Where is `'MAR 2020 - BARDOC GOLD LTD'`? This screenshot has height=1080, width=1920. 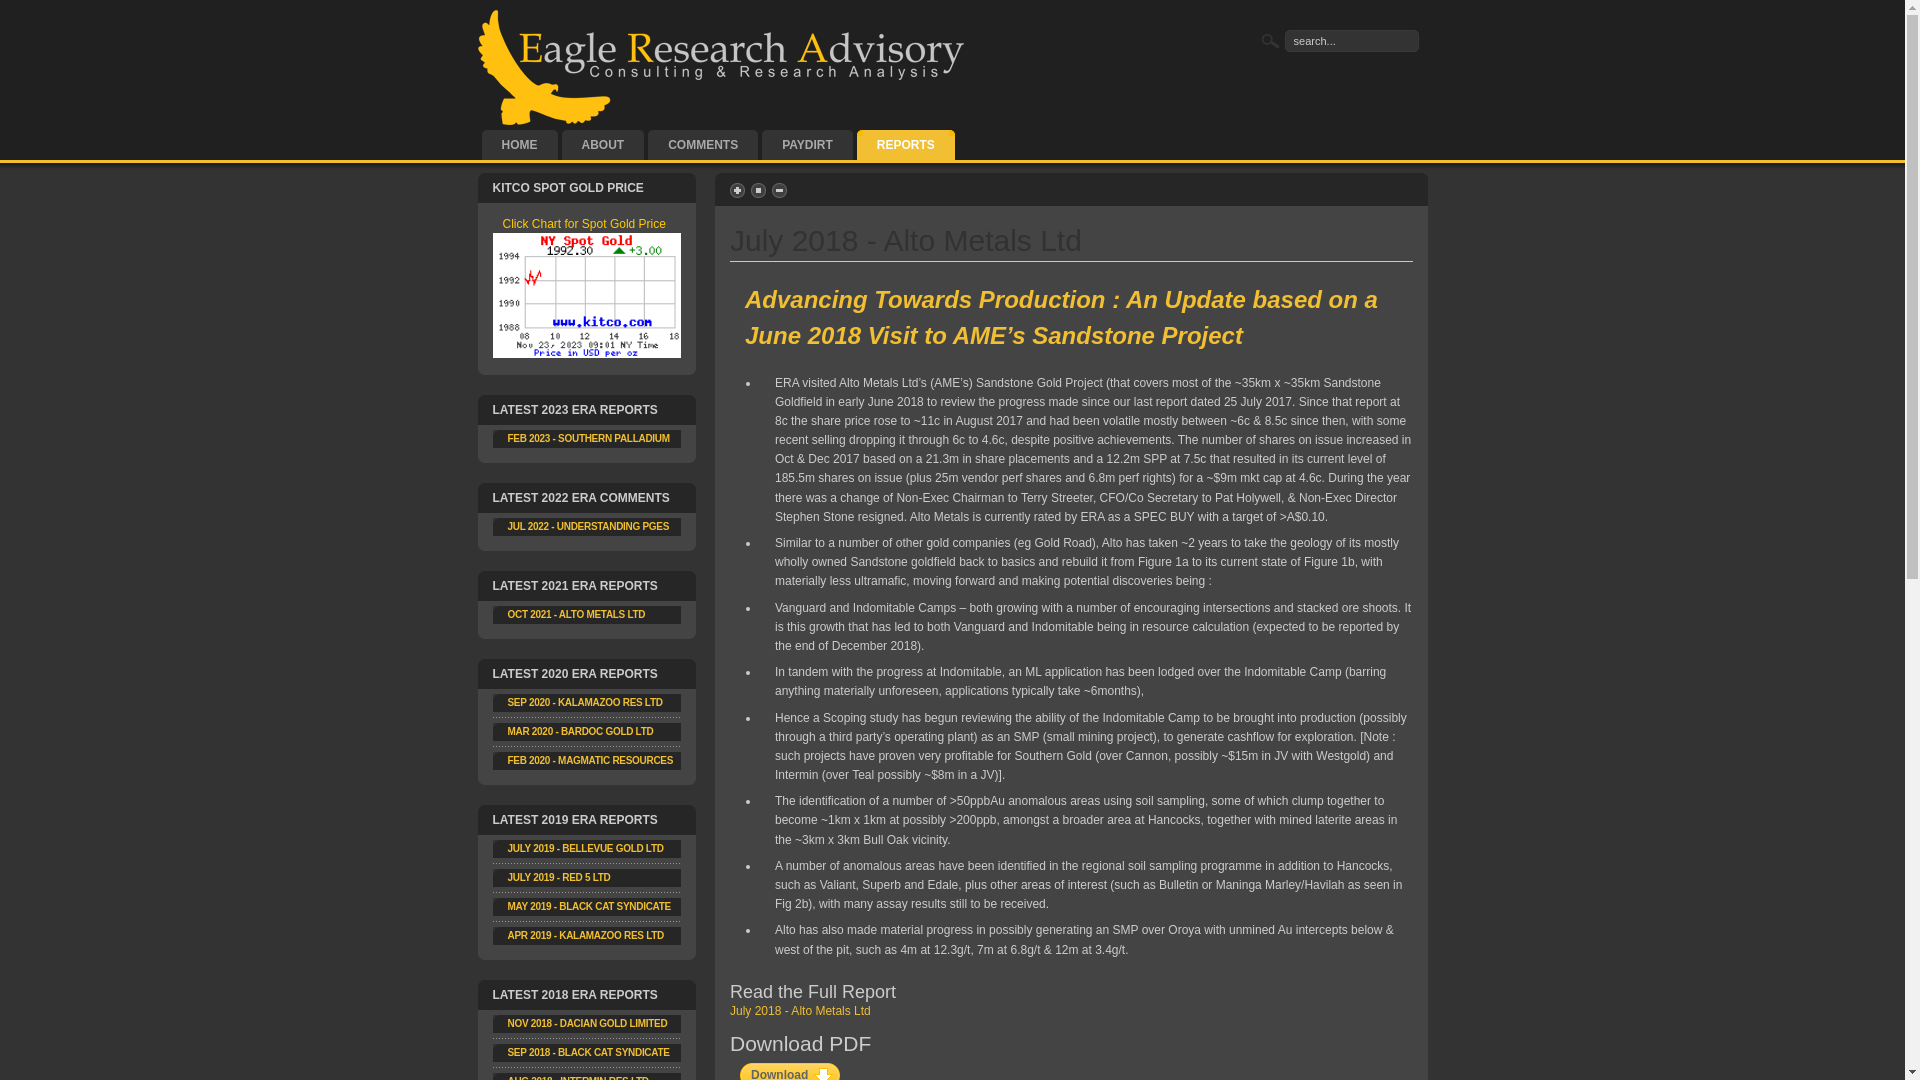 'MAR 2020 - BARDOC GOLD LTD' is located at coordinates (579, 731).